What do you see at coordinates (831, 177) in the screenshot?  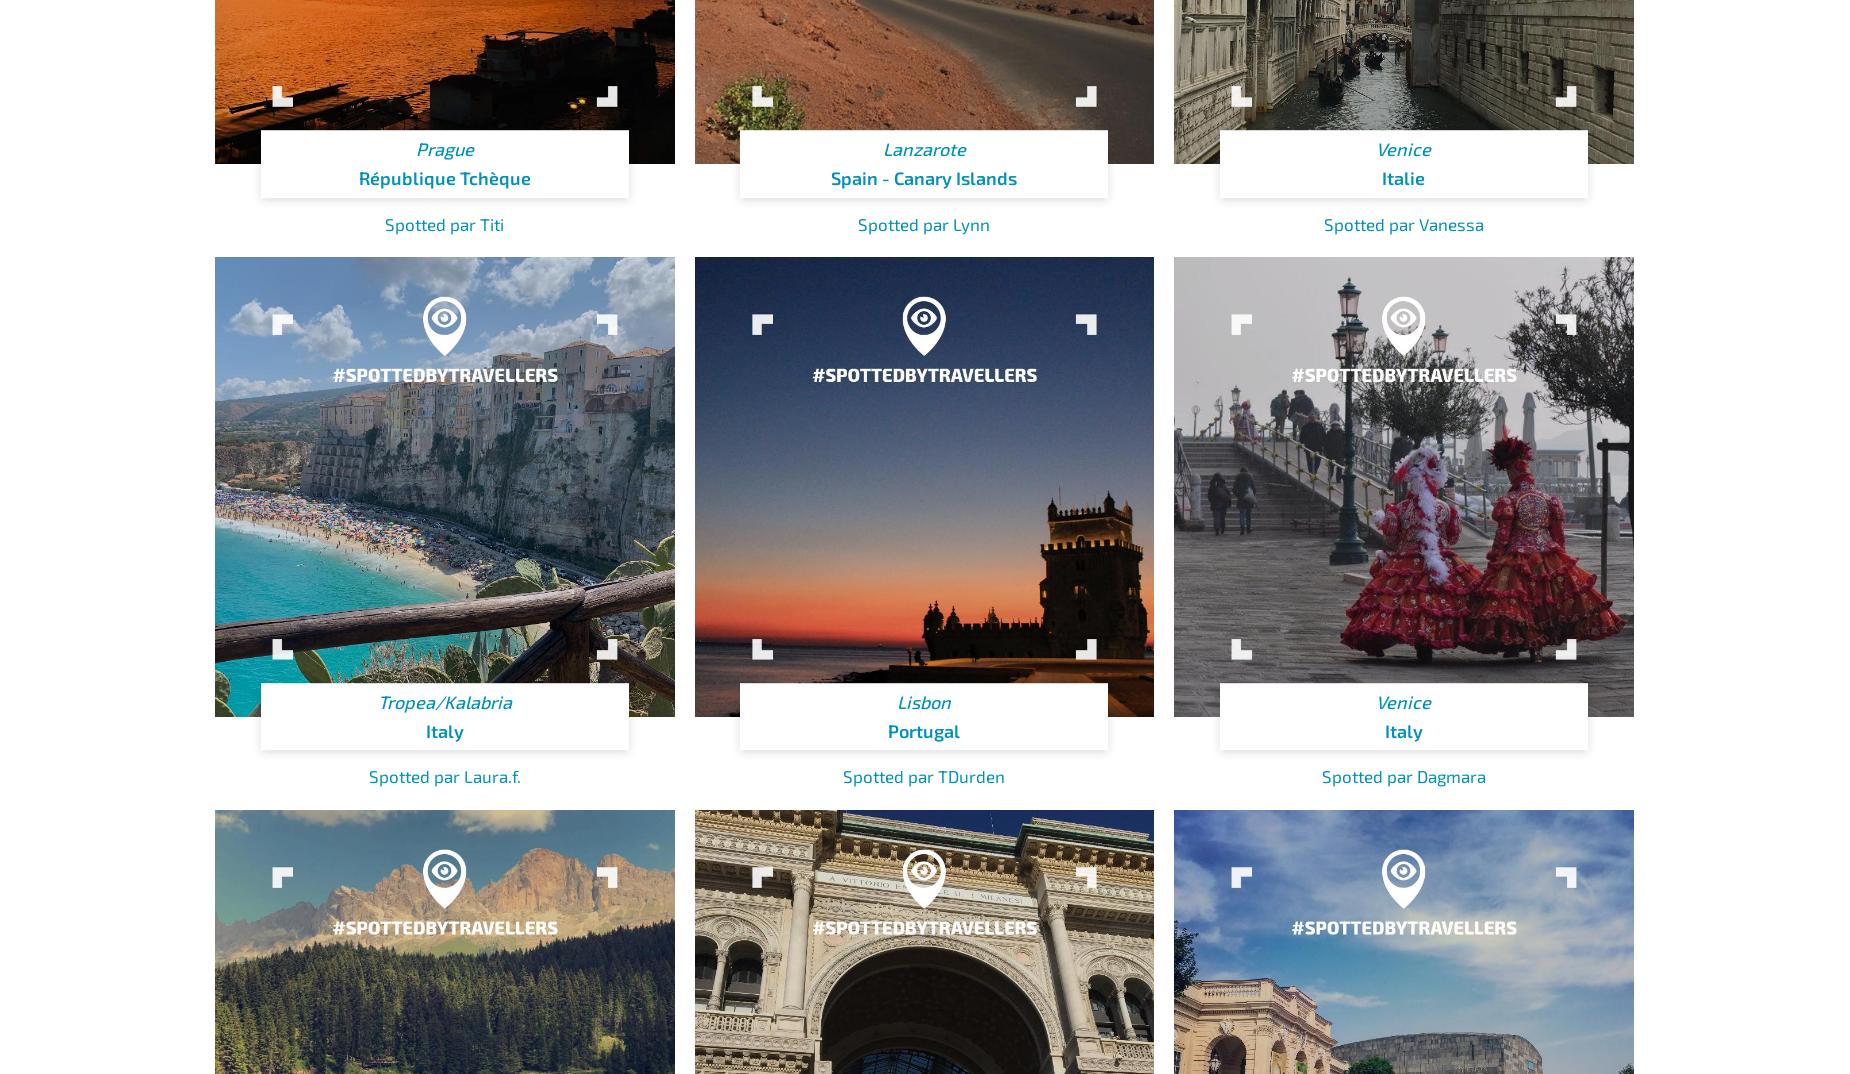 I see `'Spain - Canary Islands'` at bounding box center [831, 177].